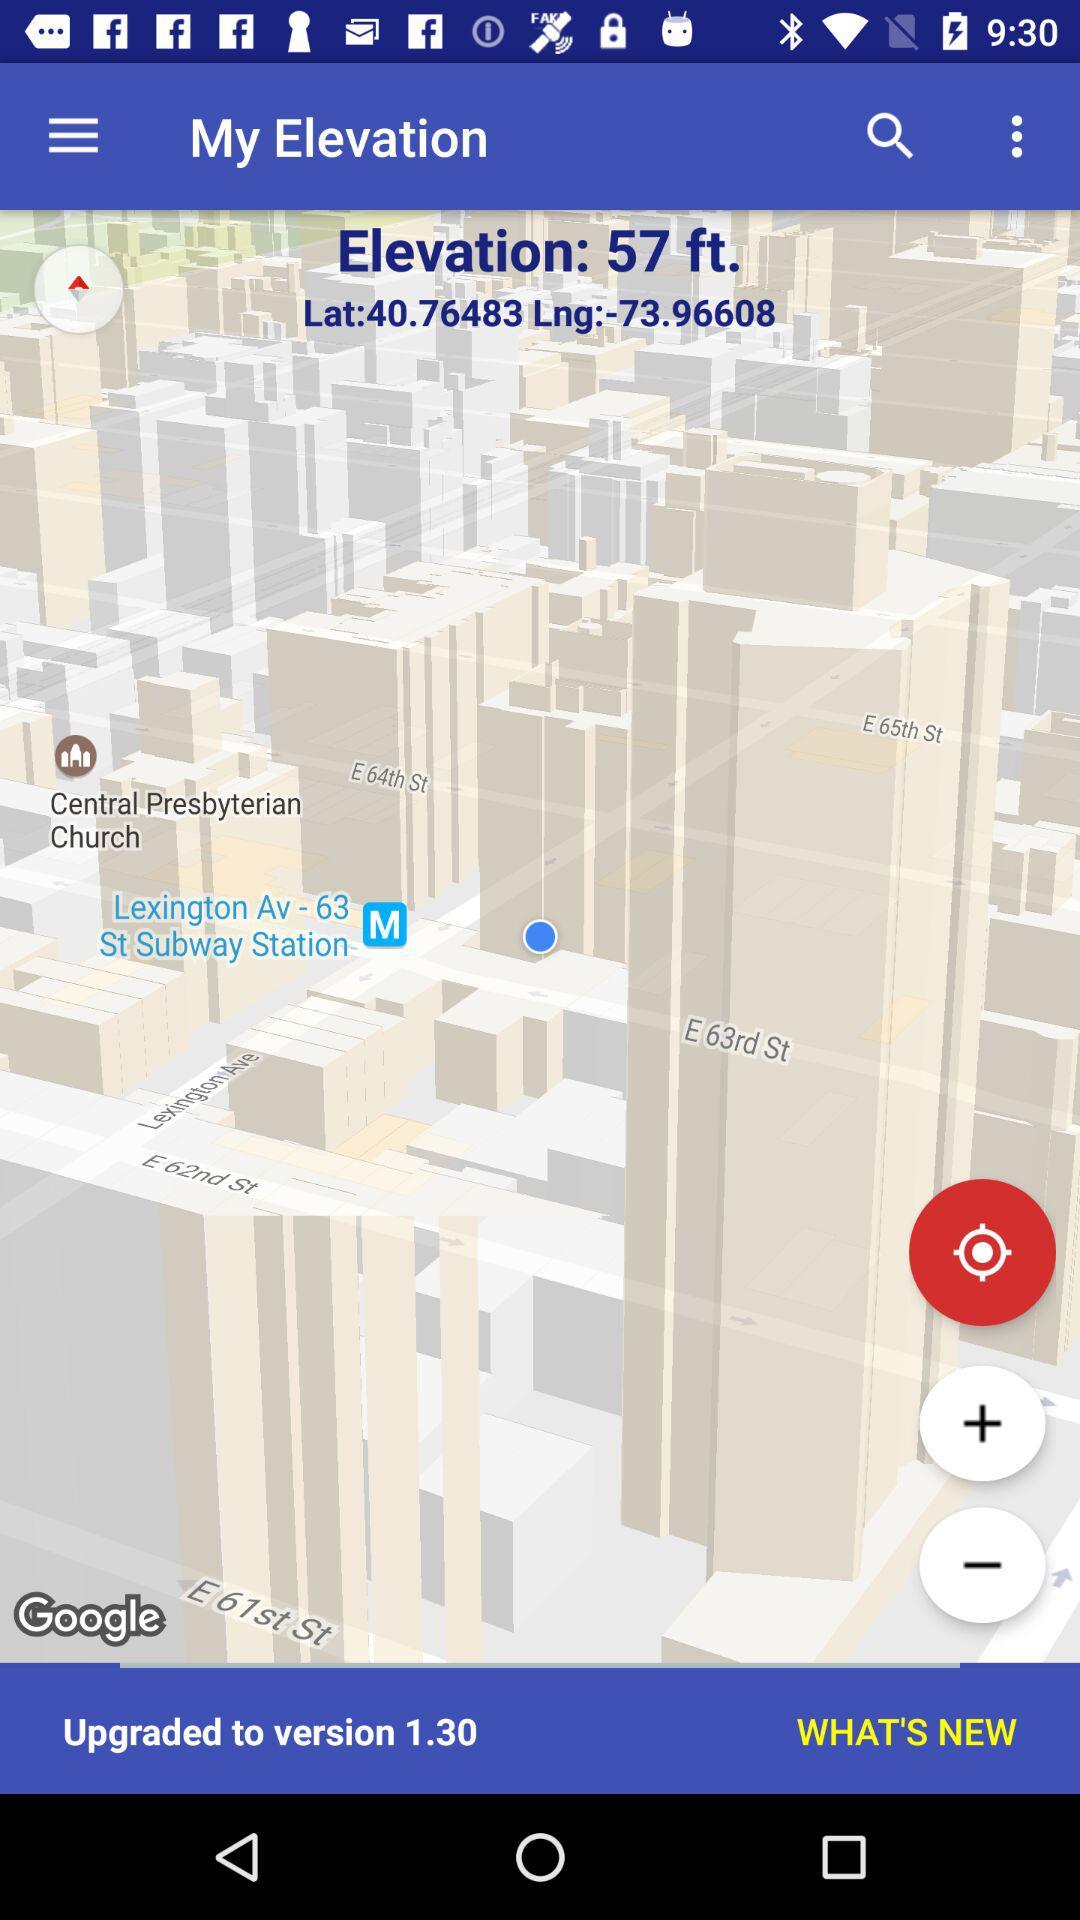  Describe the element at coordinates (981, 1422) in the screenshot. I see `add bar` at that location.